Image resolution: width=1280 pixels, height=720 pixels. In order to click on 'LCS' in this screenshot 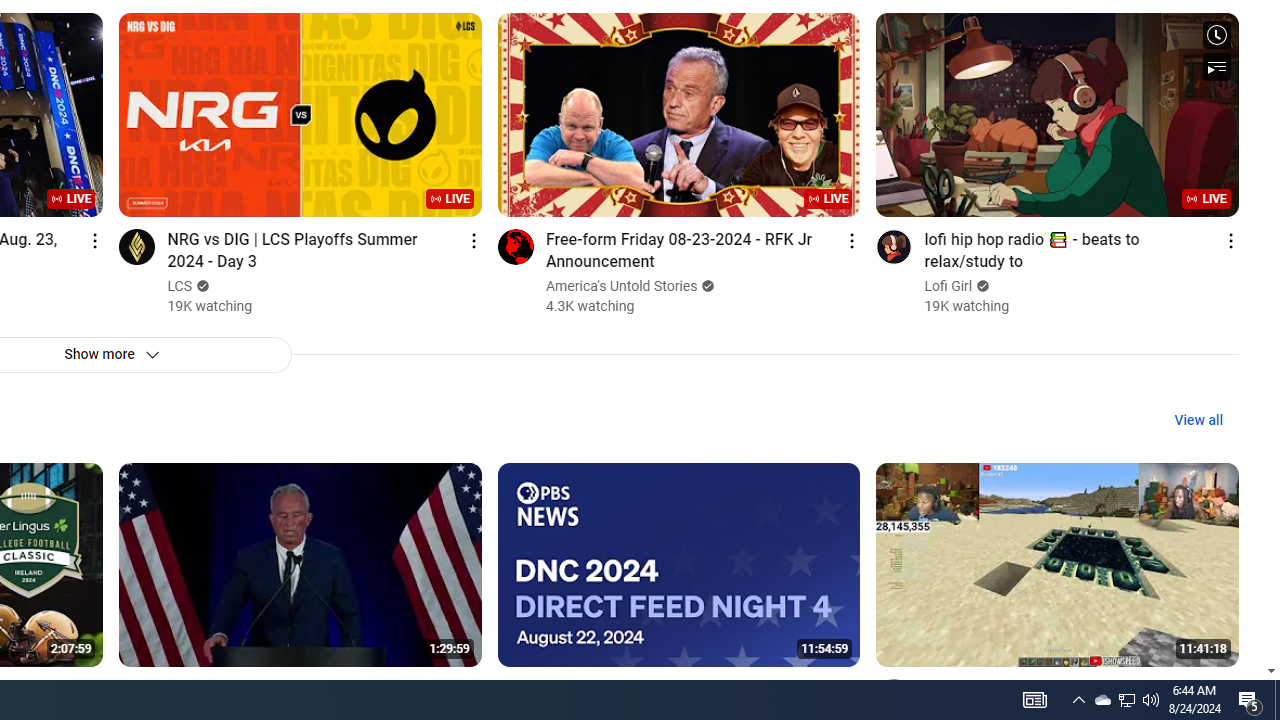, I will do `click(180, 286)`.